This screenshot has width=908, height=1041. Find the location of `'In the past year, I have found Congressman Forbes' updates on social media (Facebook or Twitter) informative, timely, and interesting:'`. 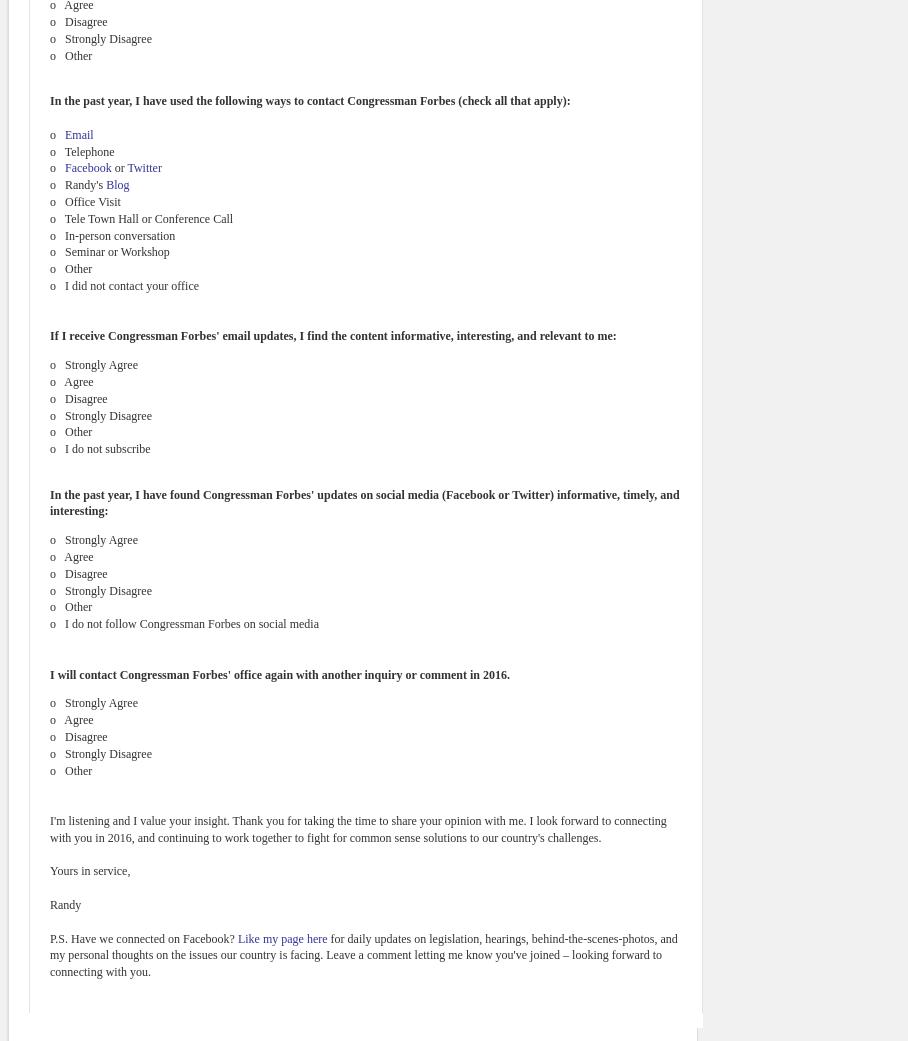

'In the past year, I have found Congressman Forbes' updates on social media (Facebook or Twitter) informative, timely, and interesting:' is located at coordinates (364, 501).